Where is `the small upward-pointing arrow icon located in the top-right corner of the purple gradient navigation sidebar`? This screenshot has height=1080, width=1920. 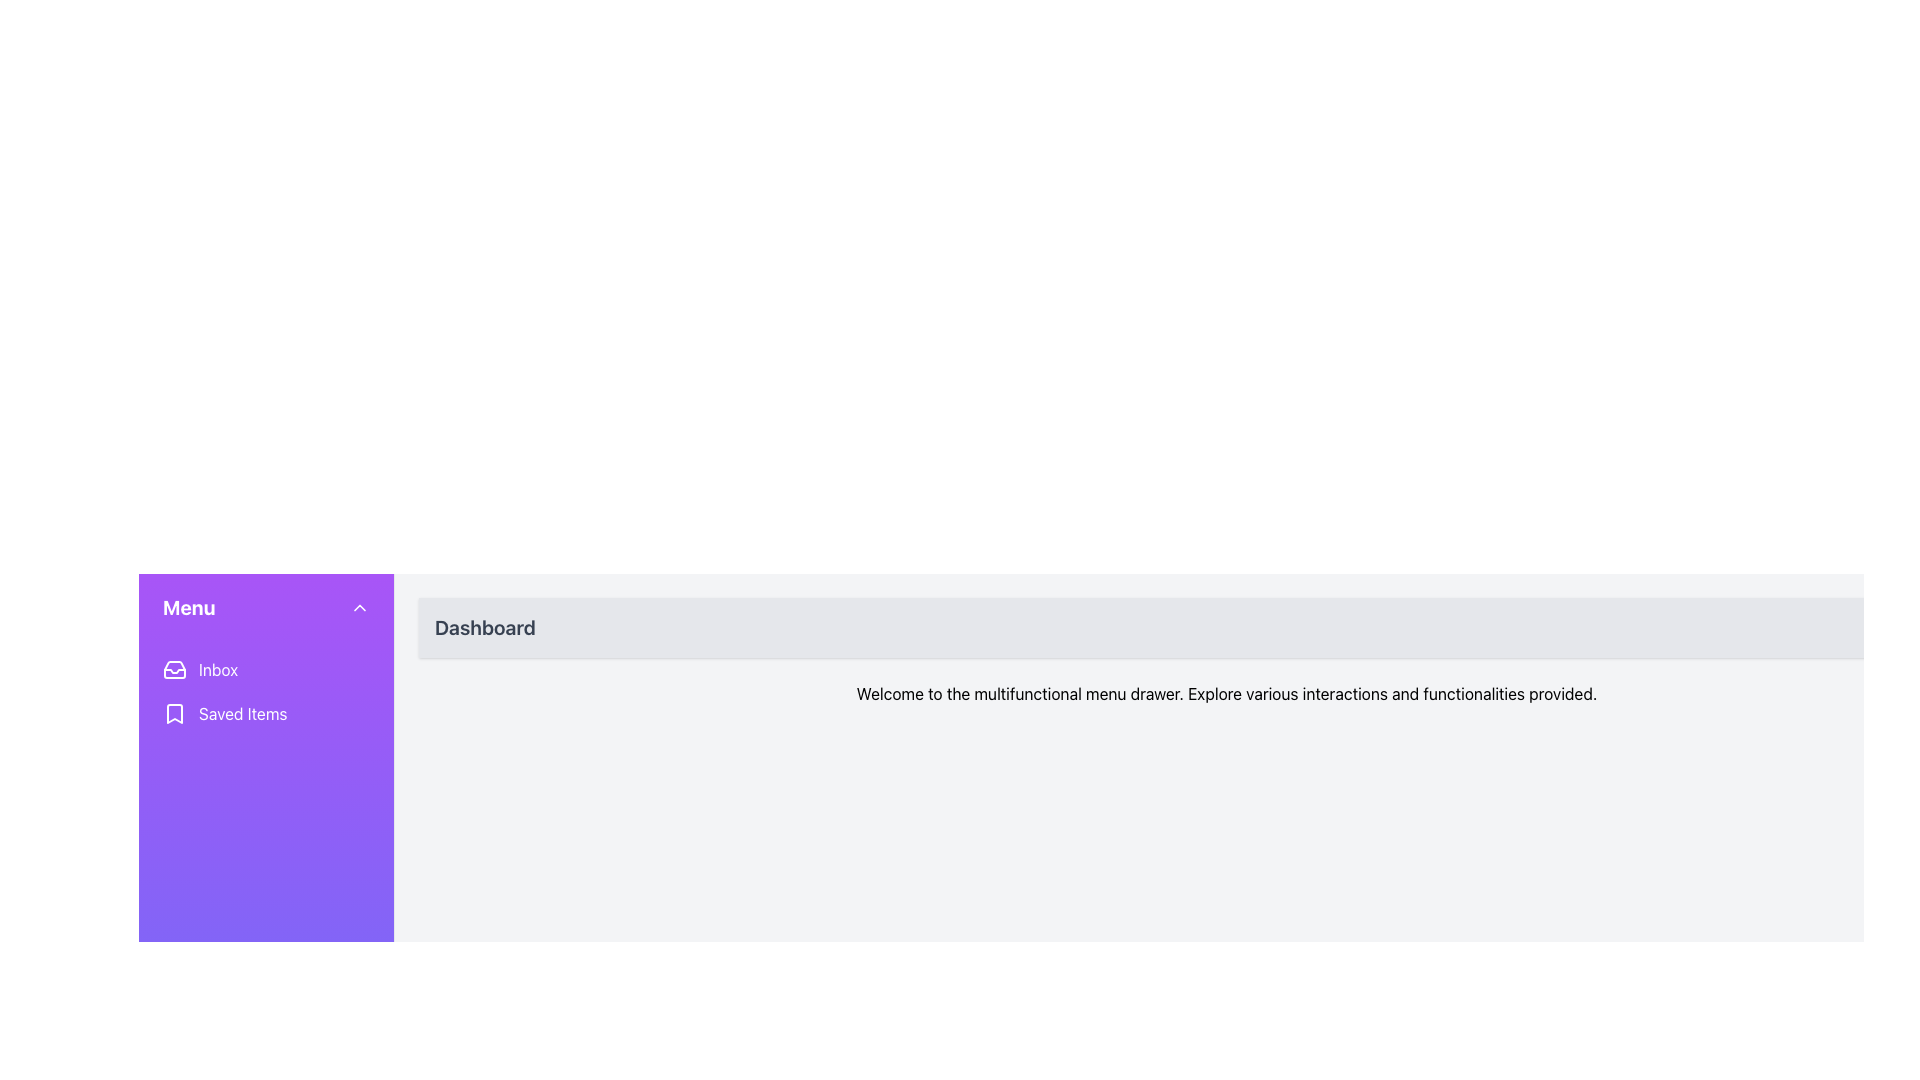
the small upward-pointing arrow icon located in the top-right corner of the purple gradient navigation sidebar is located at coordinates (360, 607).